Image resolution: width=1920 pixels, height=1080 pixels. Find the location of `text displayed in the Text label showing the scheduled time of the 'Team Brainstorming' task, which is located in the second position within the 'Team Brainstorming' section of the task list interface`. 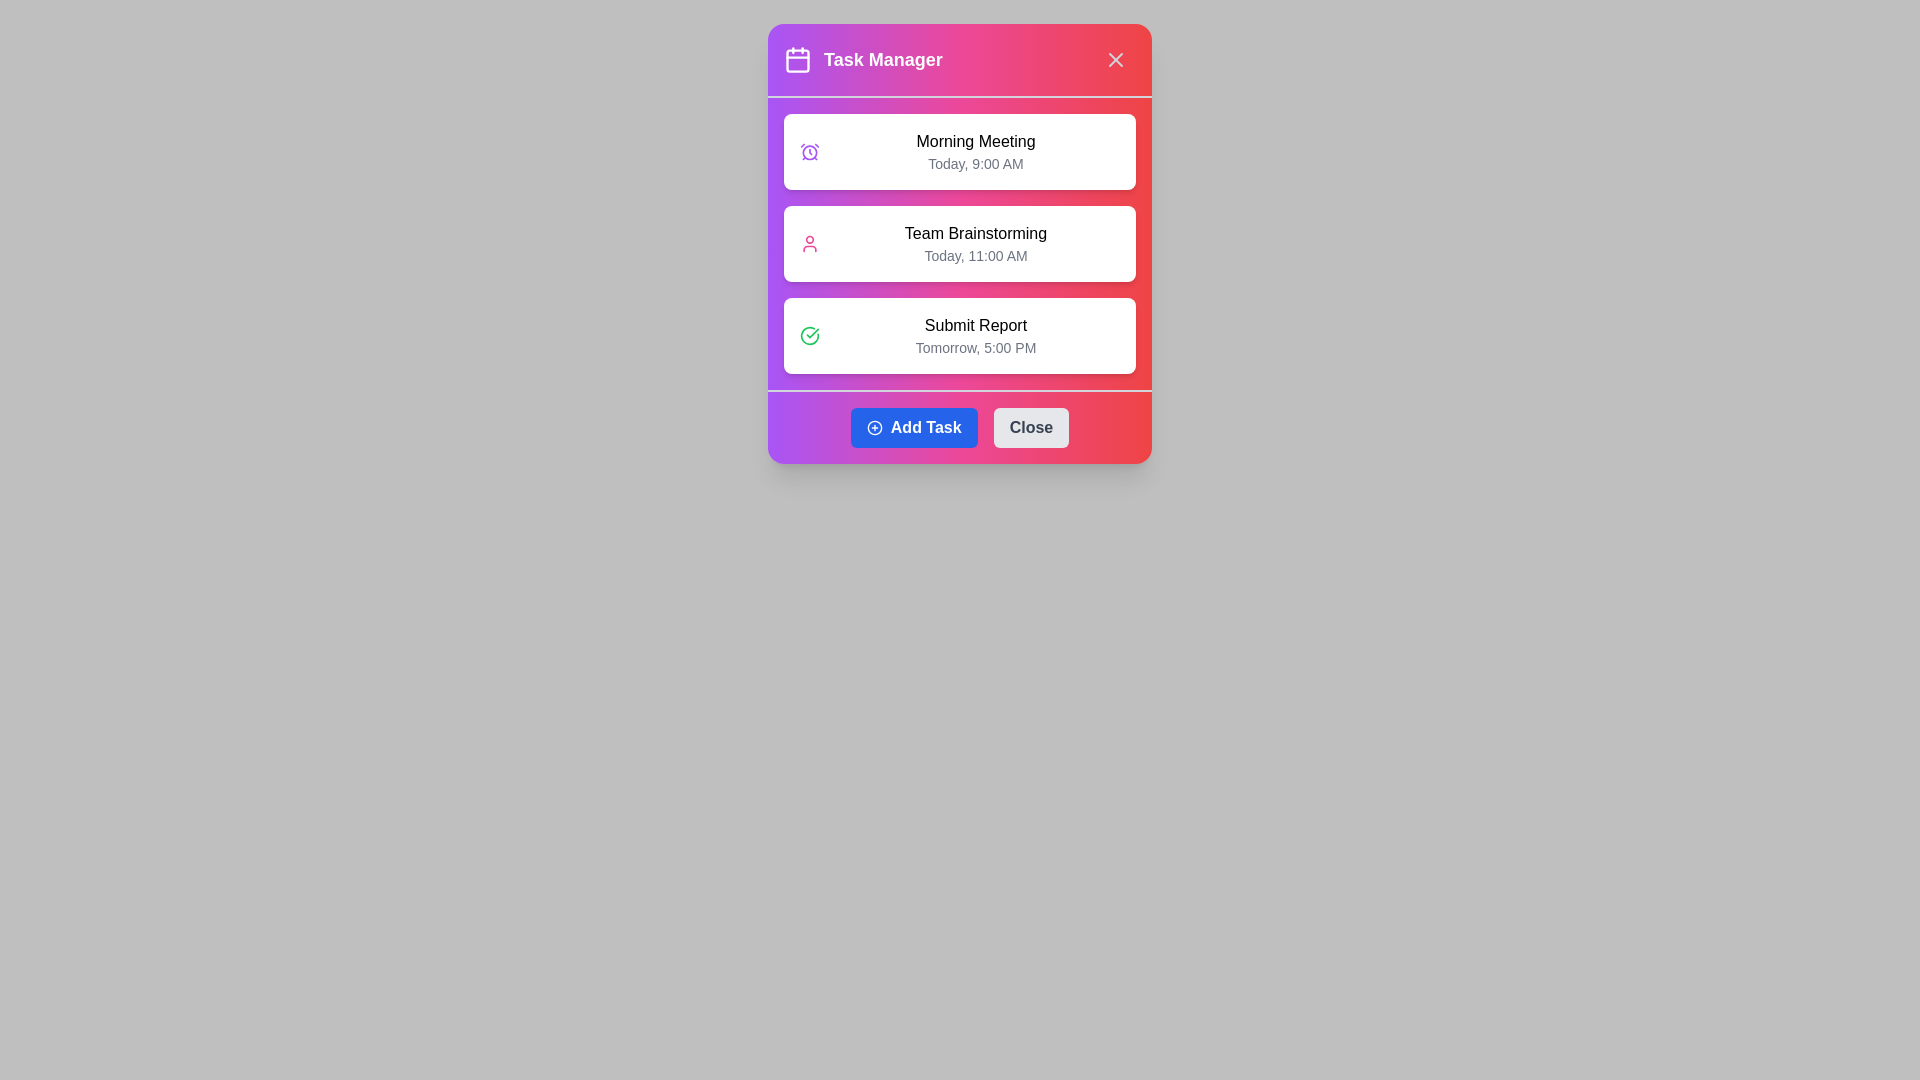

text displayed in the Text label showing the scheduled time of the 'Team Brainstorming' task, which is located in the second position within the 'Team Brainstorming' section of the task list interface is located at coordinates (975, 254).